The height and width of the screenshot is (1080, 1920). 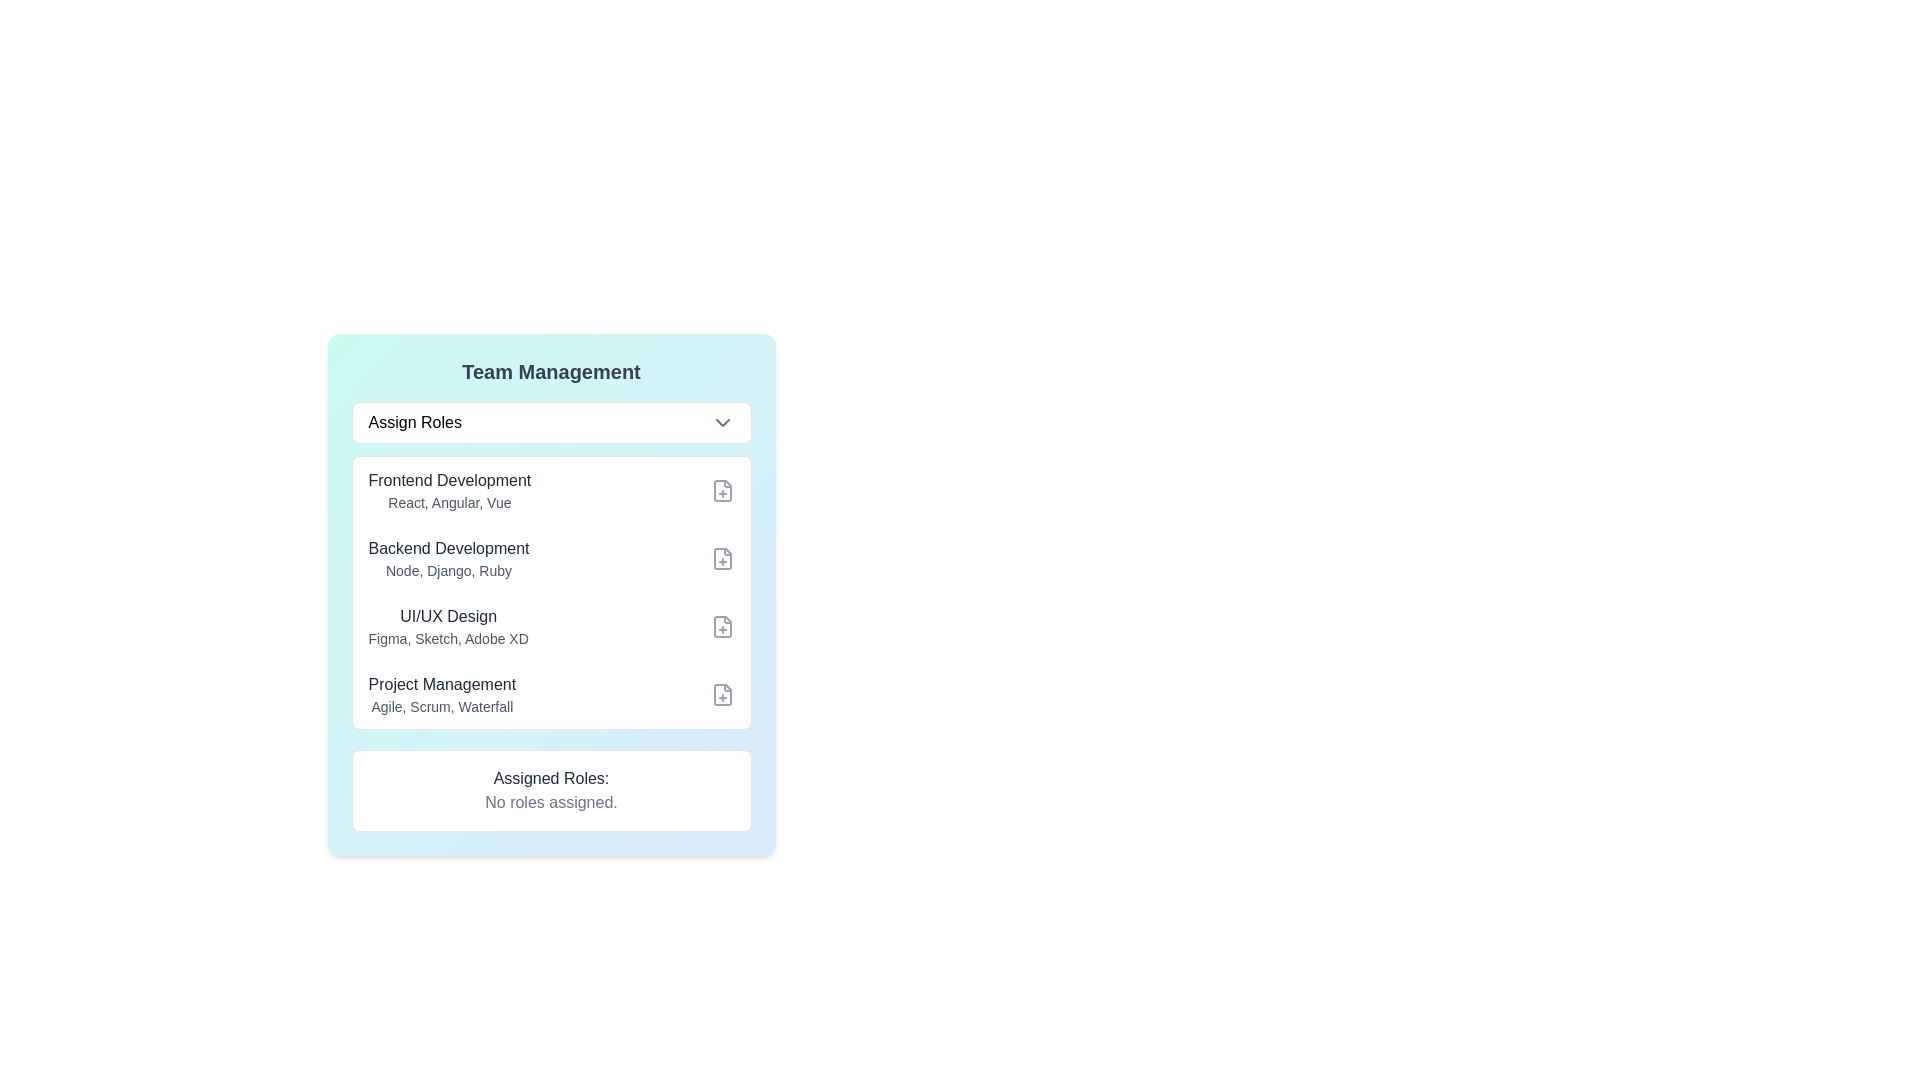 What do you see at coordinates (721, 422) in the screenshot?
I see `the dropdown indicator icon located on the far-right side of the 'Assign Roles' section in the 'Team Management' interface to possibly see a tooltip` at bounding box center [721, 422].